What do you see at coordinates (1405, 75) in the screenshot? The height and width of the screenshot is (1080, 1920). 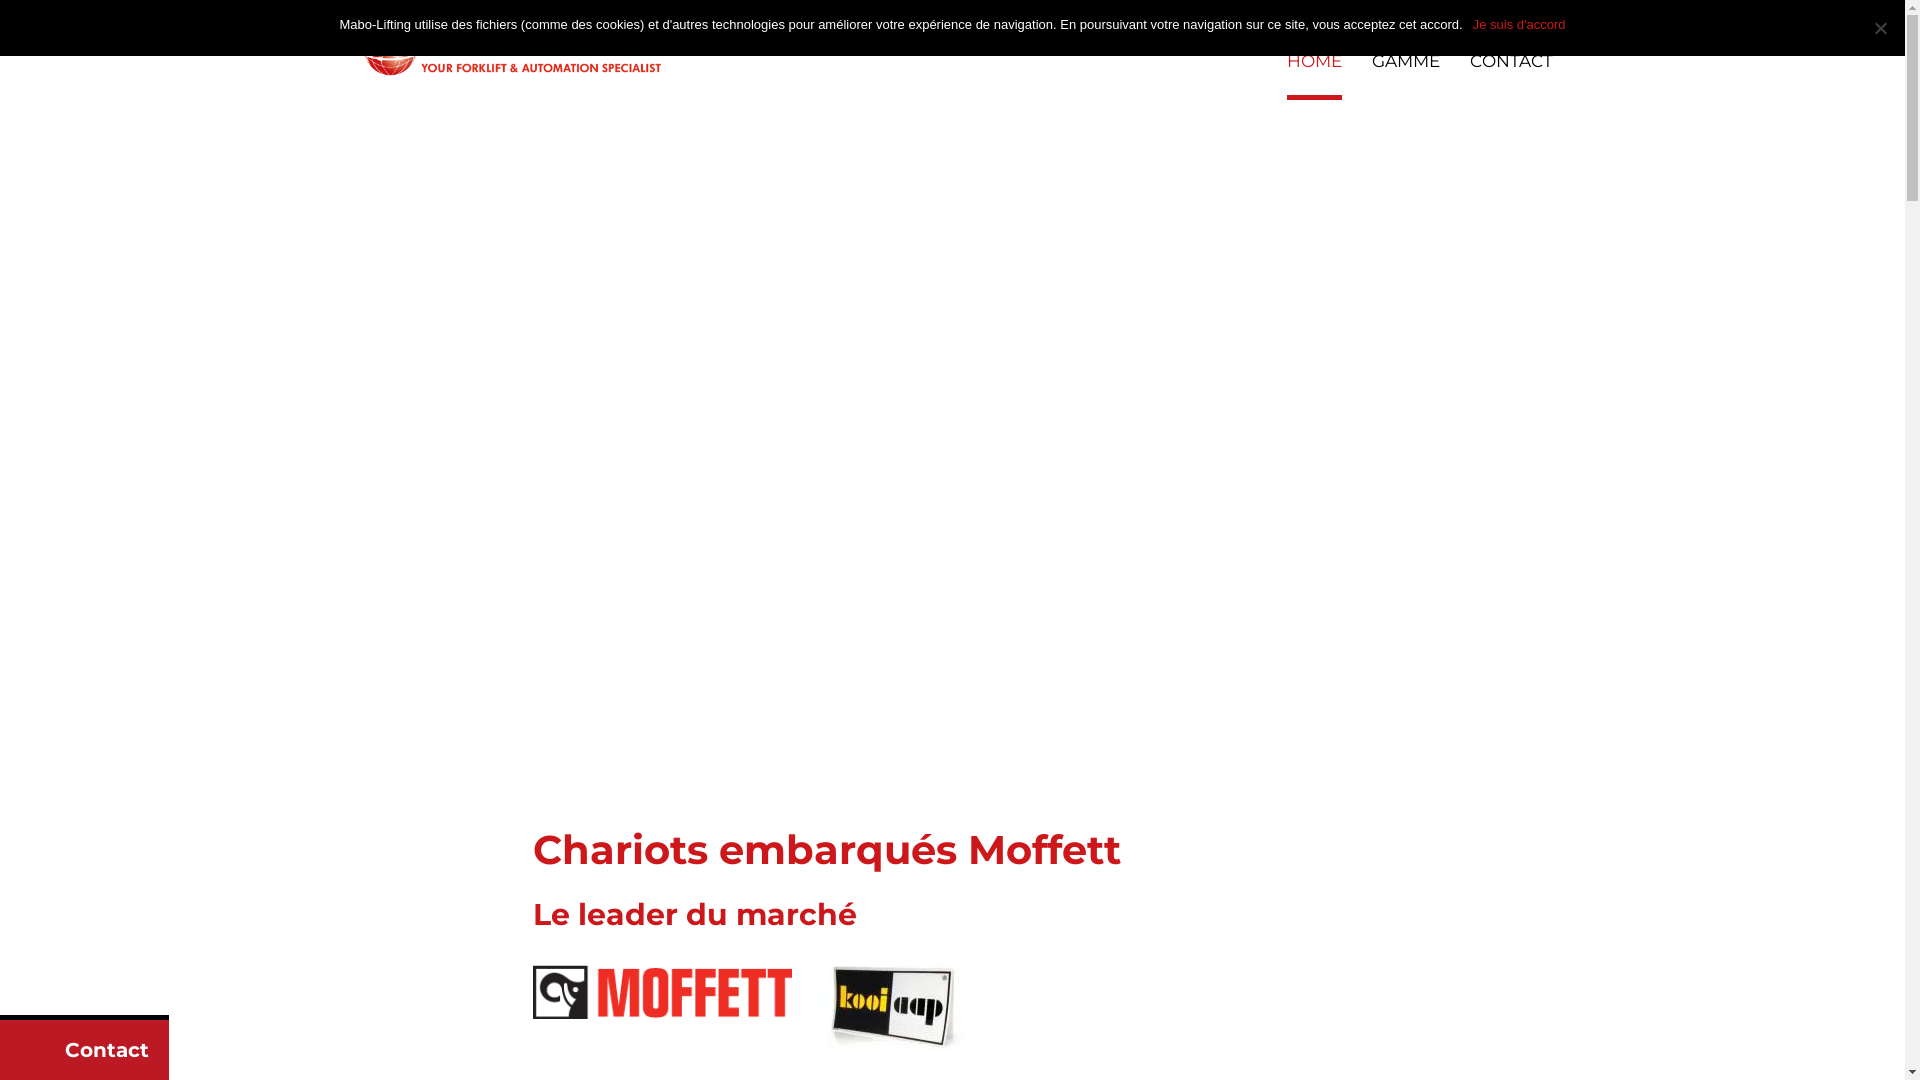 I see `'GAMME'` at bounding box center [1405, 75].